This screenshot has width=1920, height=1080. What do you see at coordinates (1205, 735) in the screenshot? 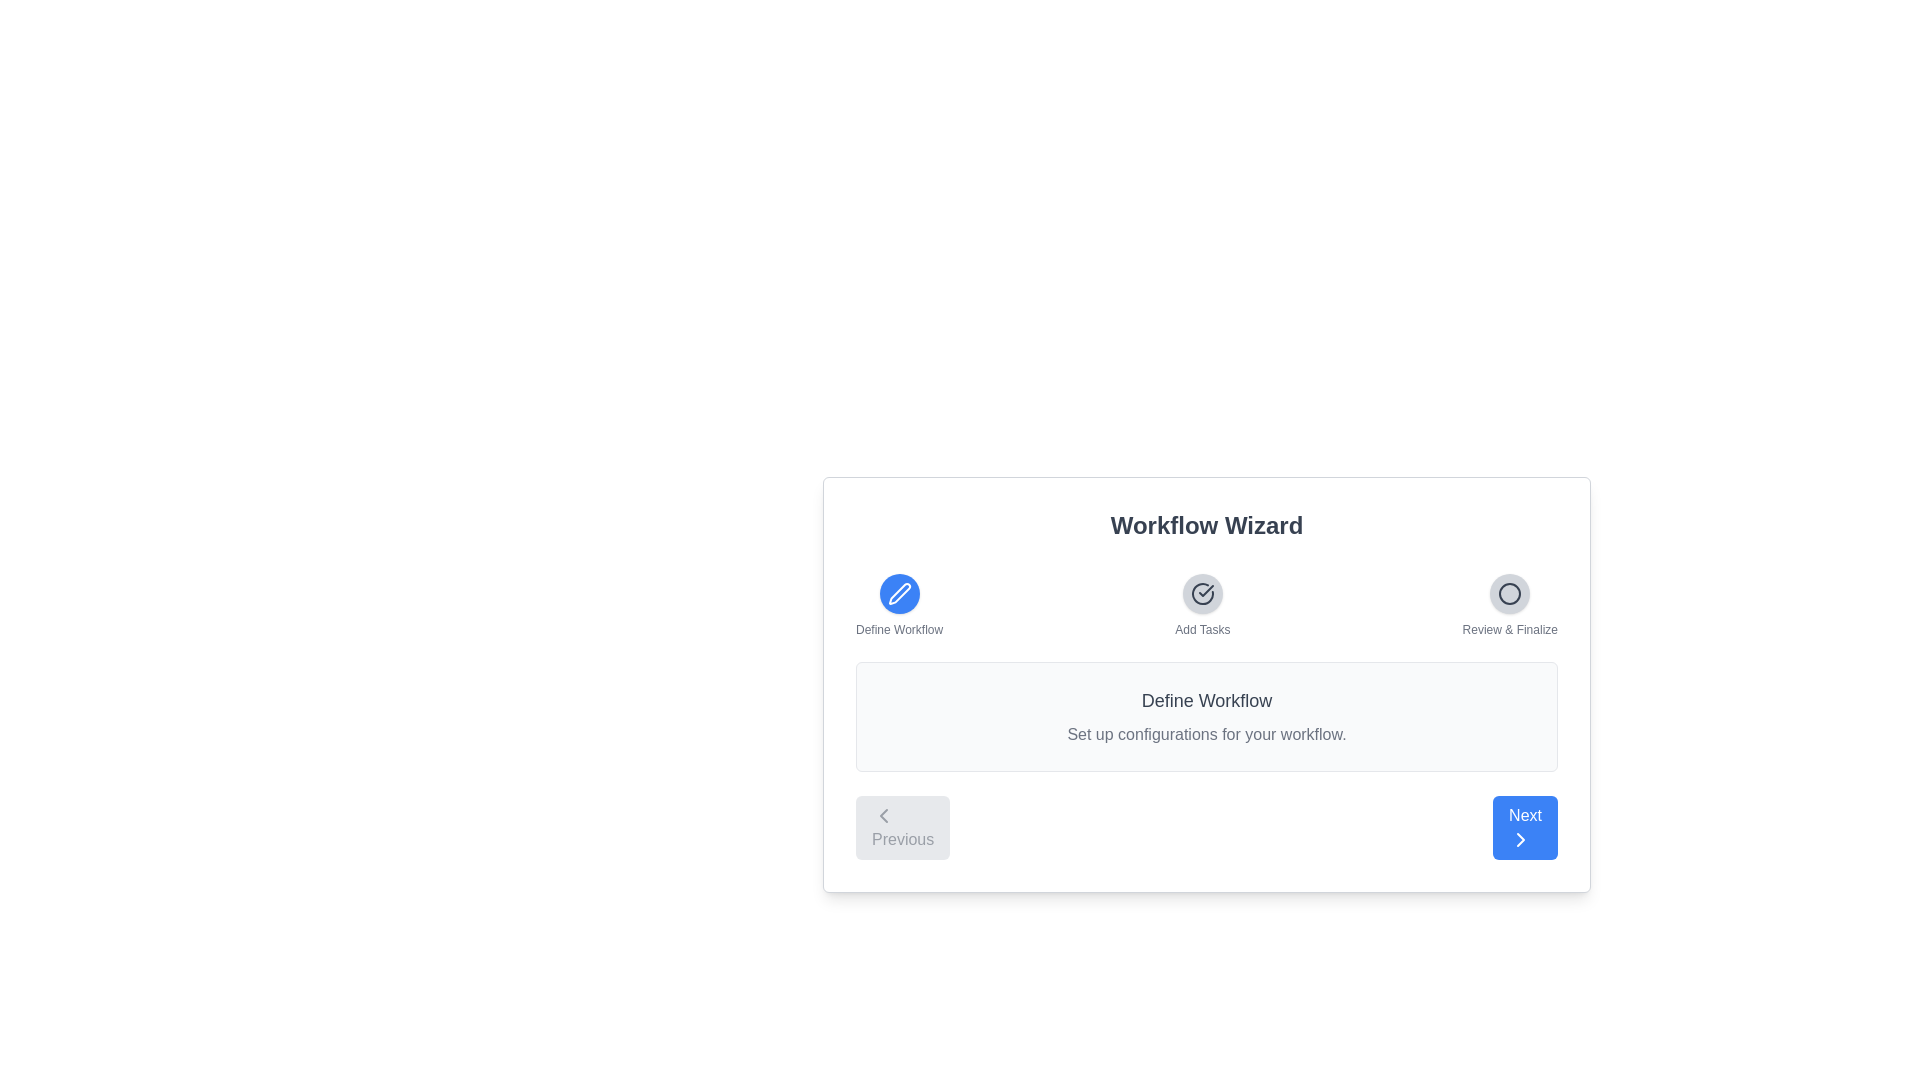
I see `text label displaying 'Set up configurations for your workflow.' located below the 'Define Workflow' header within a light gray panel` at bounding box center [1205, 735].